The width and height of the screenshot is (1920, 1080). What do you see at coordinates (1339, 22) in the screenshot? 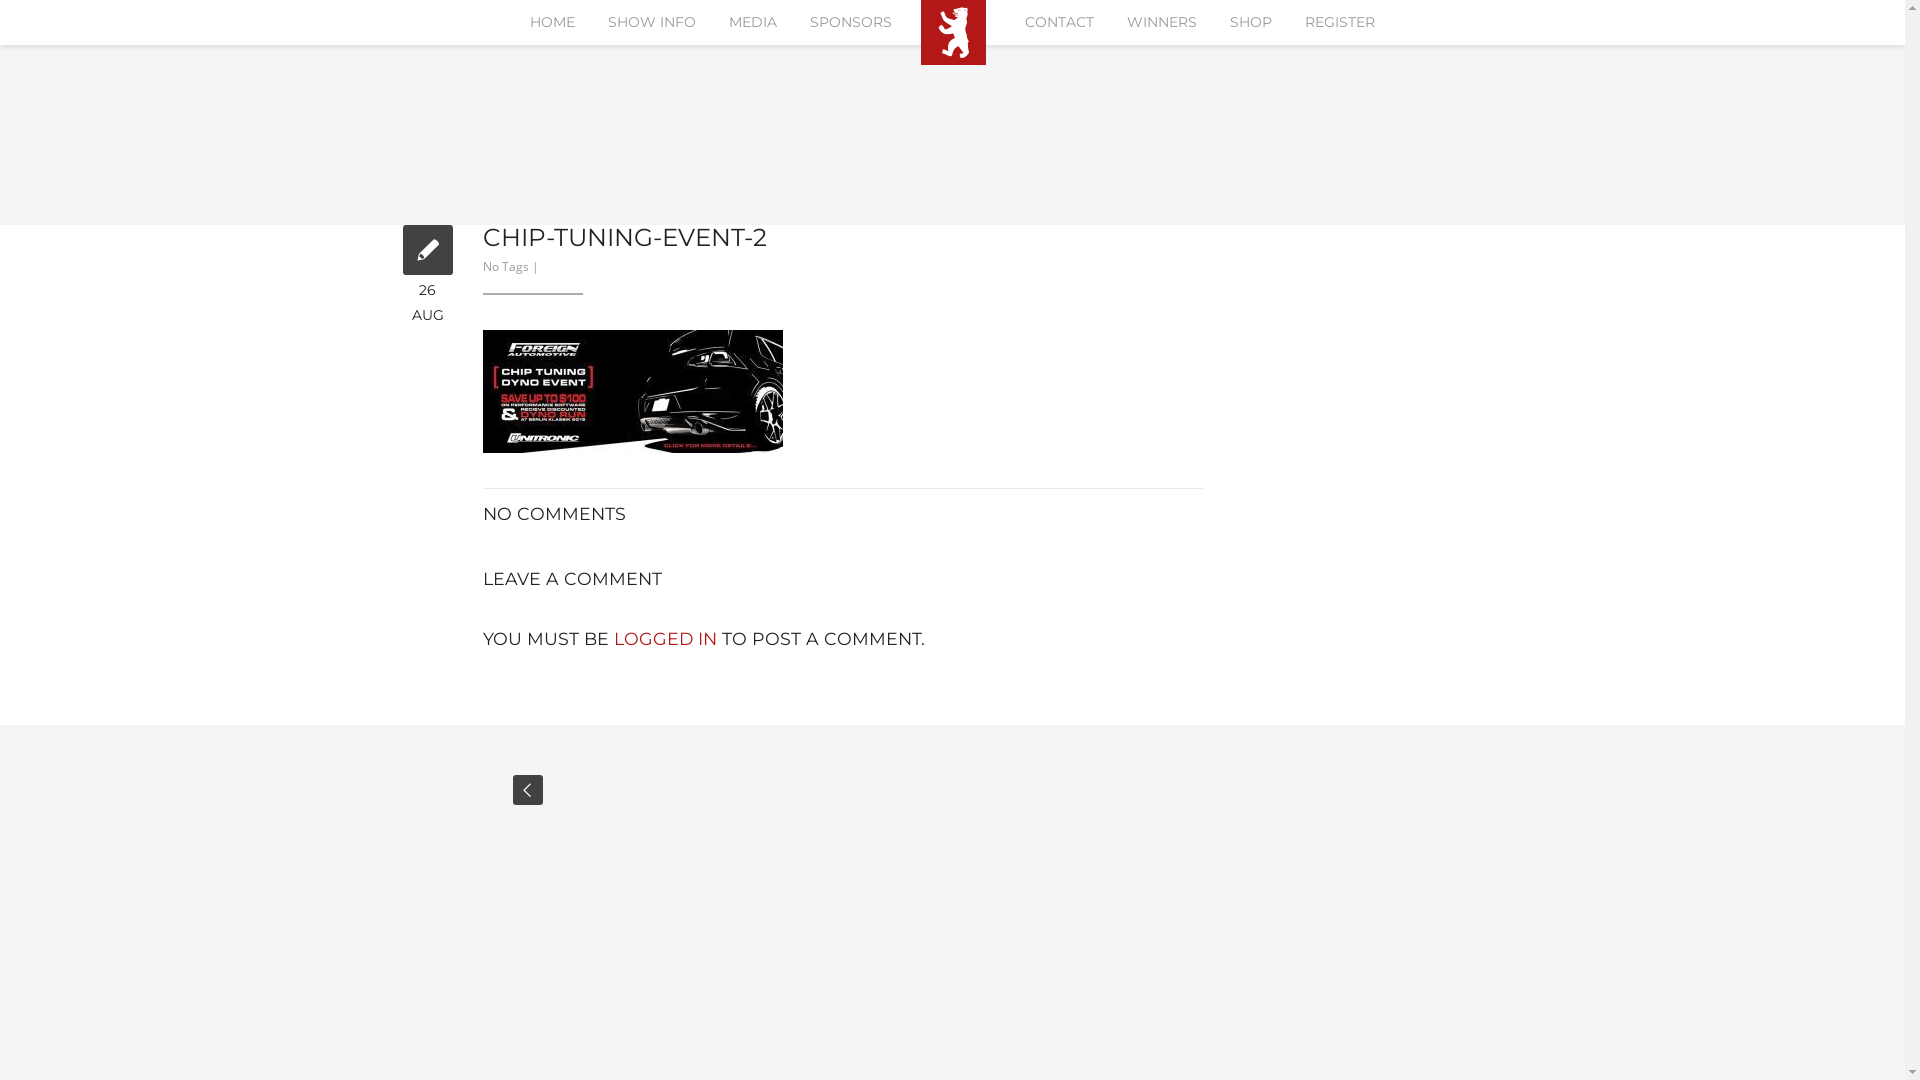
I see `'REGISTER'` at bounding box center [1339, 22].